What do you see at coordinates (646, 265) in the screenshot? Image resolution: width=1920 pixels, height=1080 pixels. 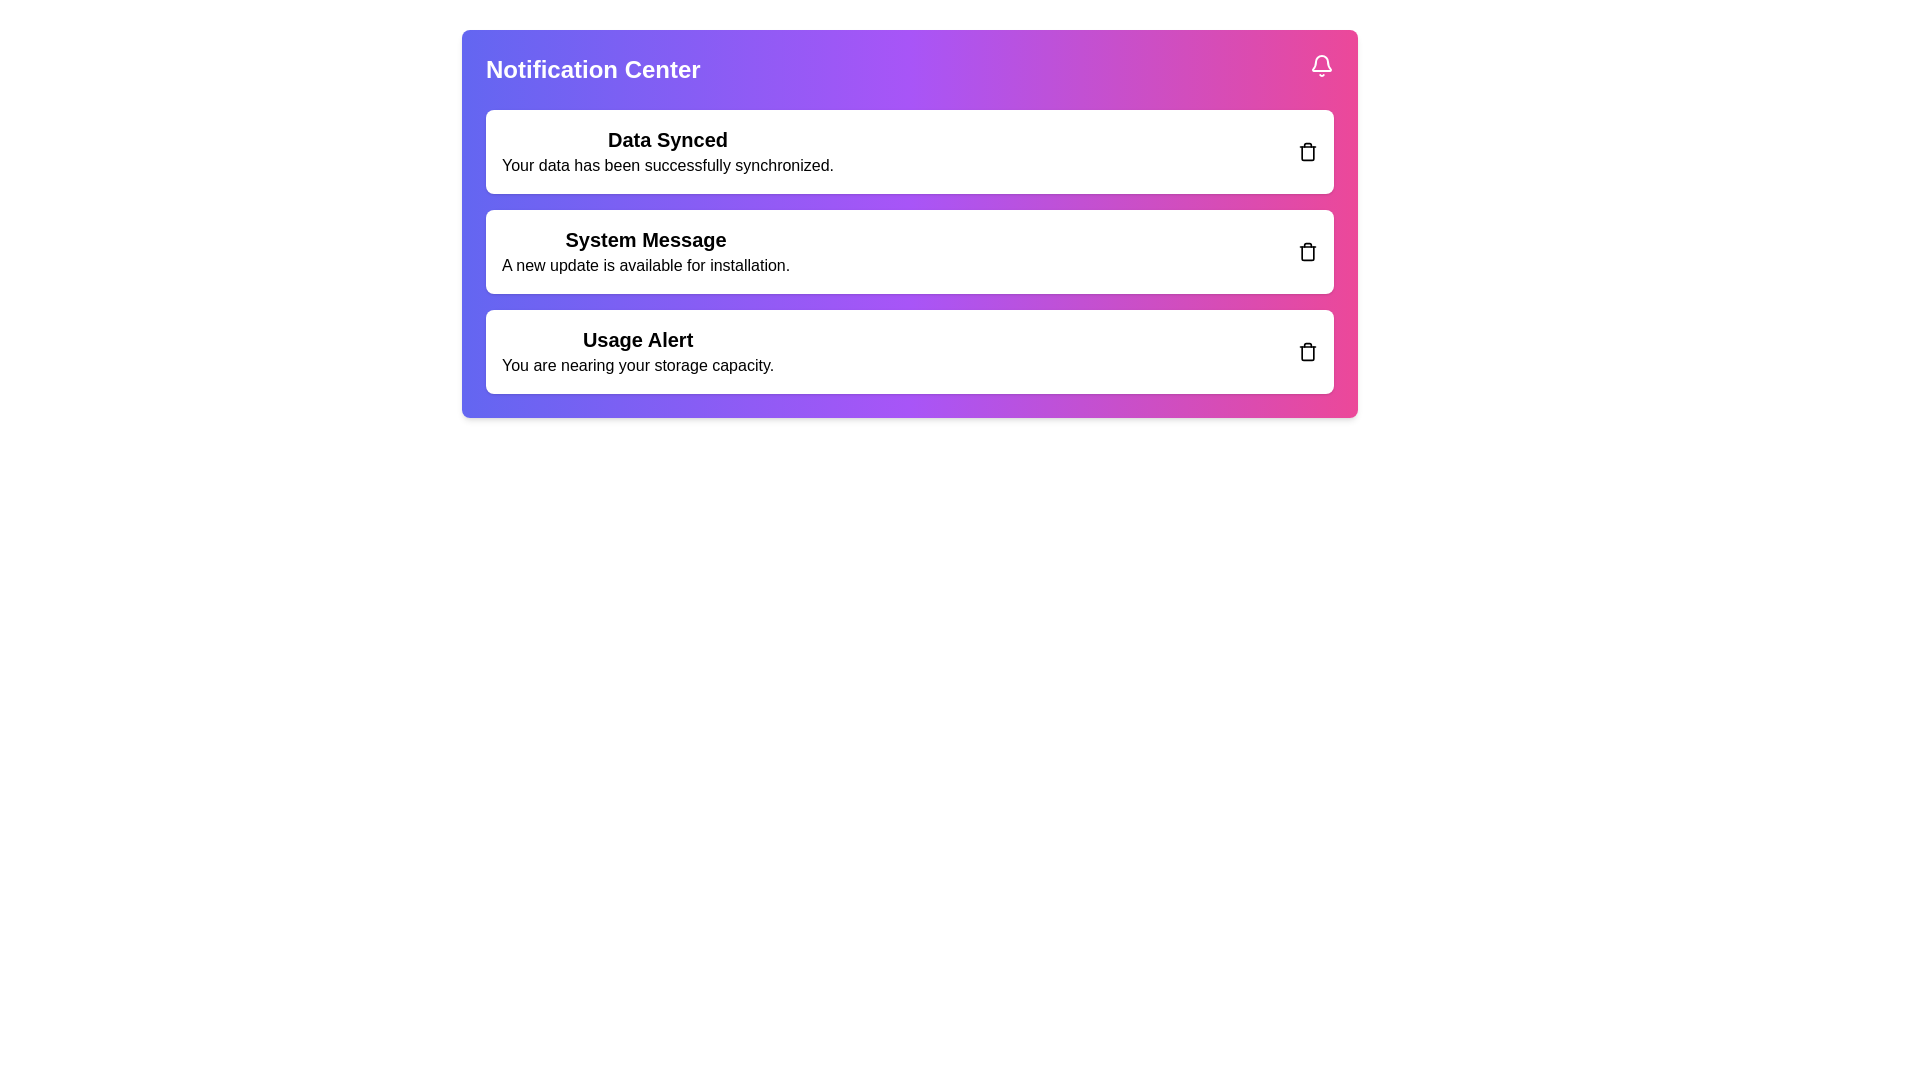 I see `the static text element that reads 'A new update is available for installation.' which is located below the main title 'System Message' within a notification card in the Notification Center panel` at bounding box center [646, 265].